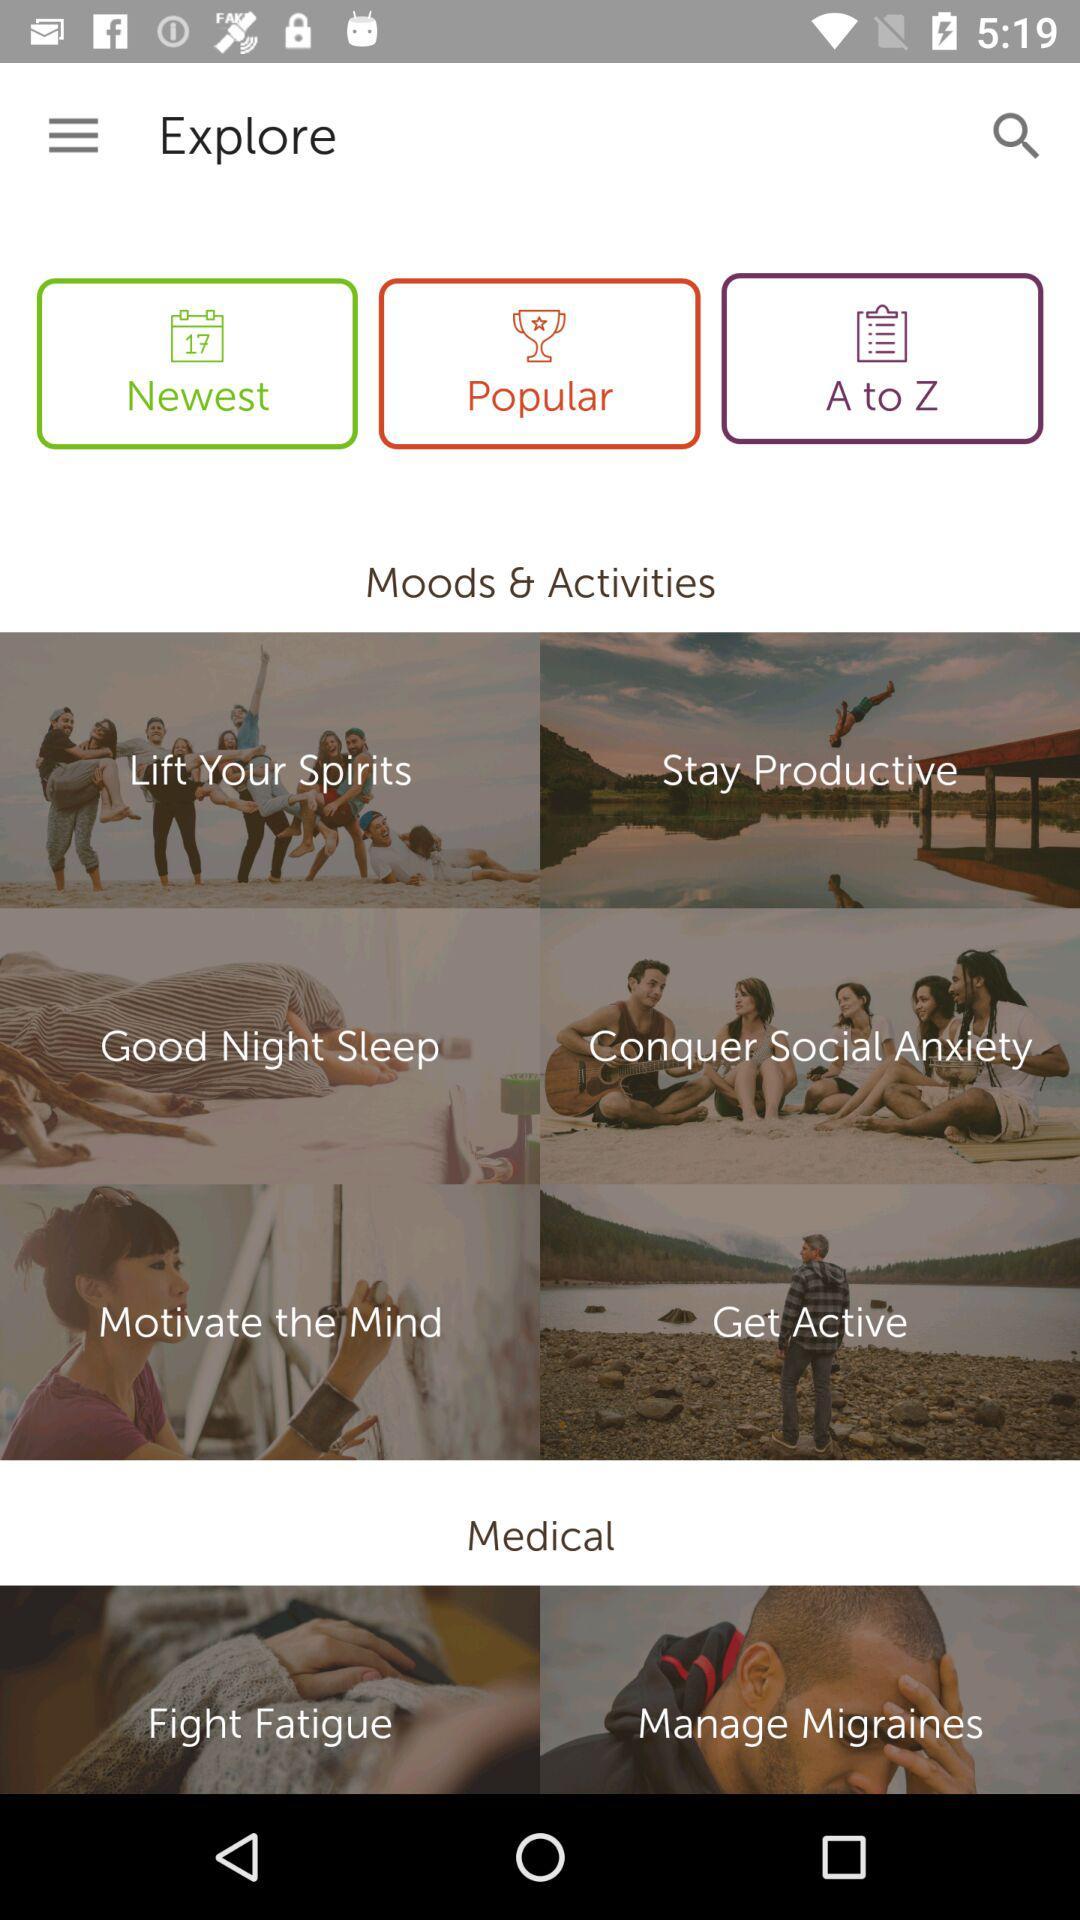  What do you see at coordinates (72, 135) in the screenshot?
I see `the icon above newest item` at bounding box center [72, 135].